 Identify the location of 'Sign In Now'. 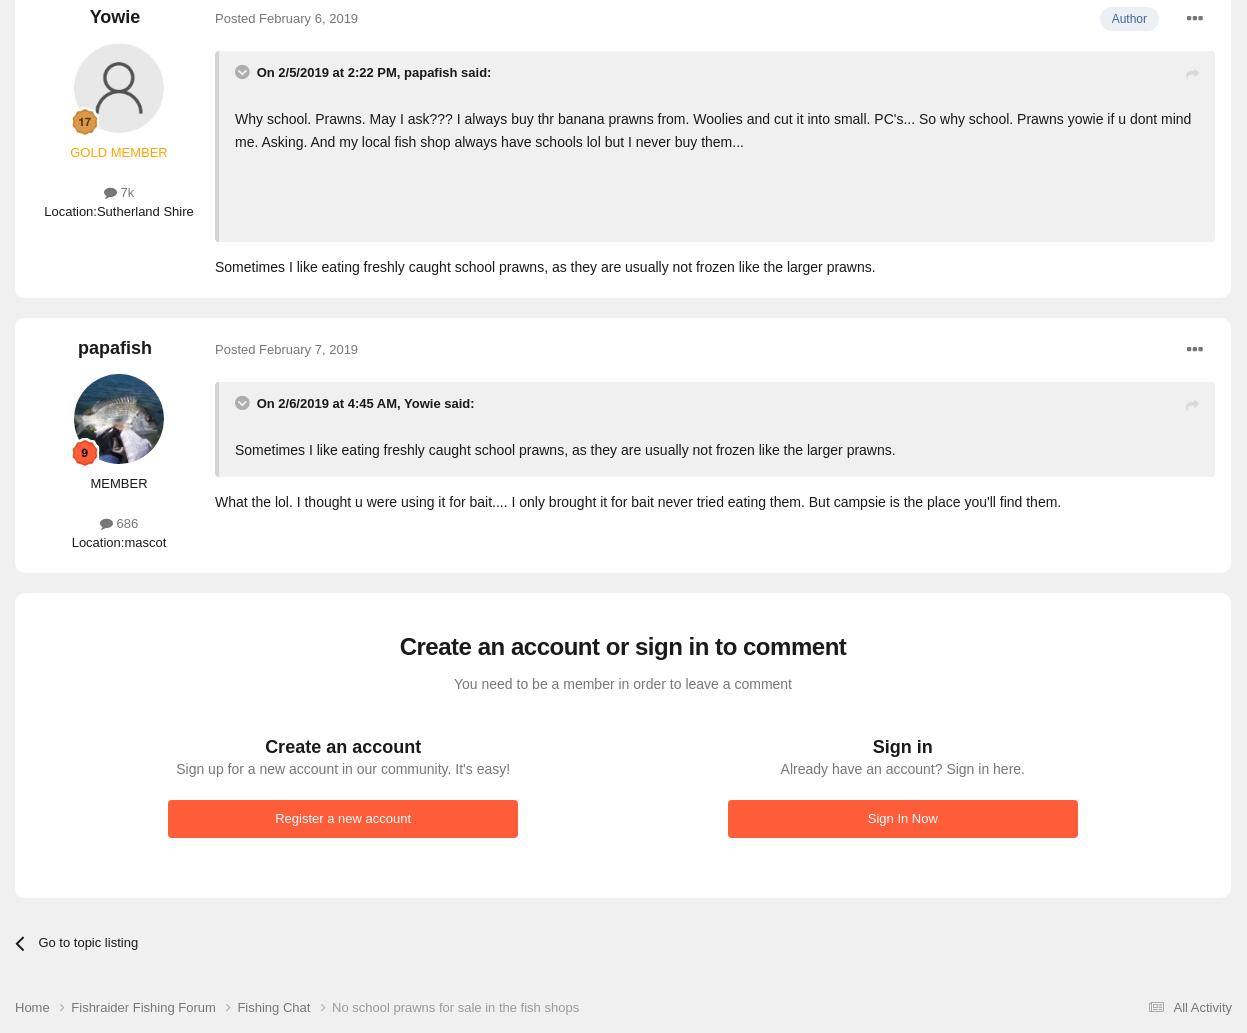
(901, 817).